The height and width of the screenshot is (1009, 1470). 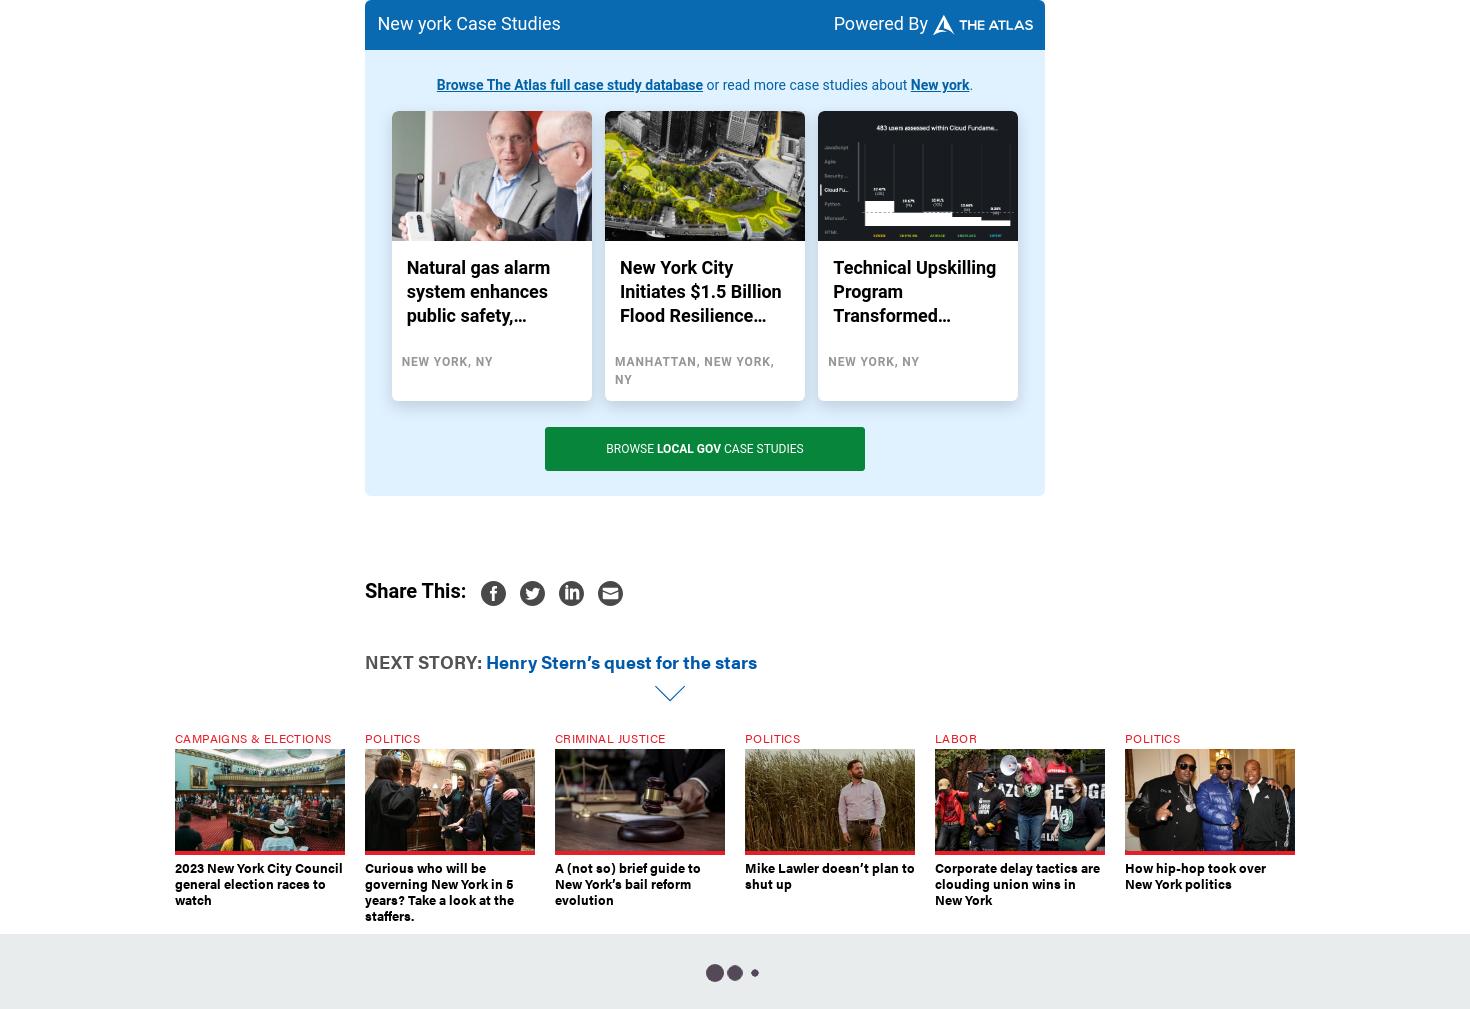 I want to click on 'New york Case Studies', so click(x=467, y=21).